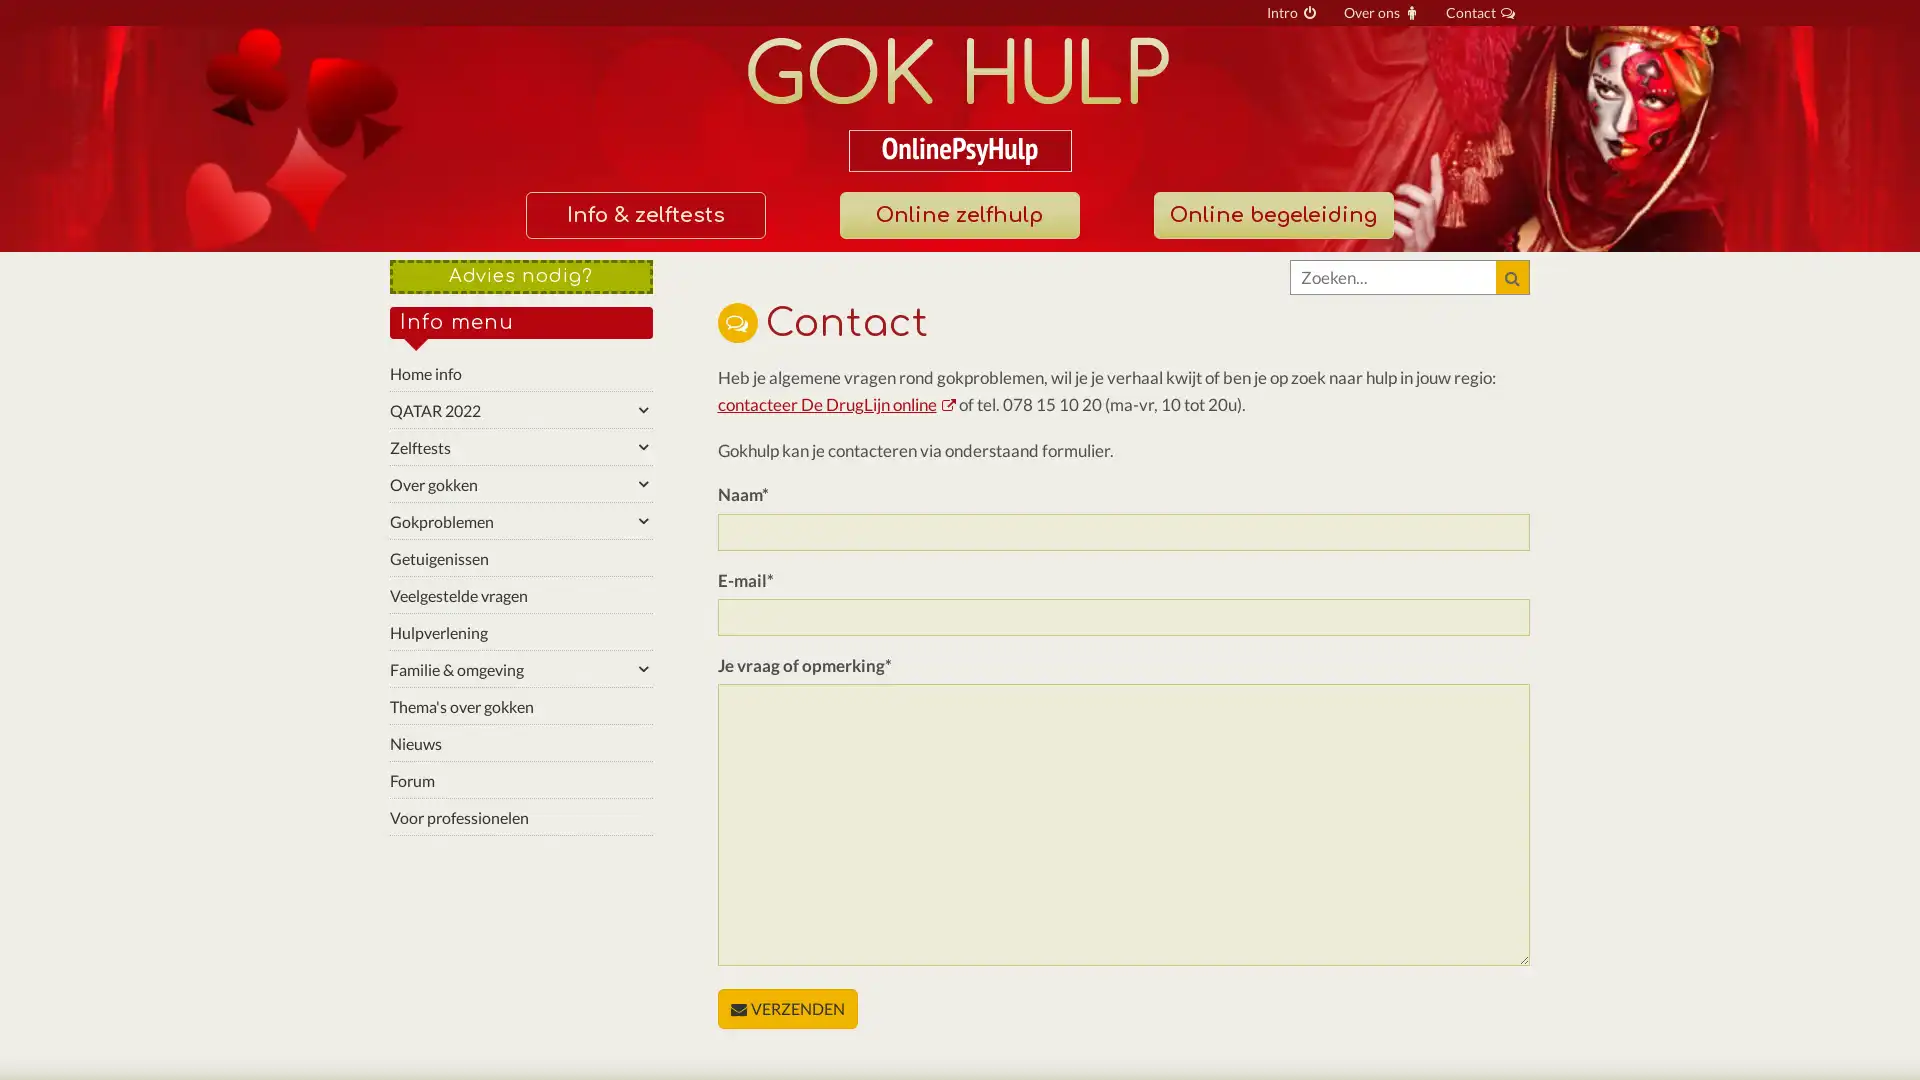  Describe the element at coordinates (1271, 215) in the screenshot. I see `Online begeleiding` at that location.